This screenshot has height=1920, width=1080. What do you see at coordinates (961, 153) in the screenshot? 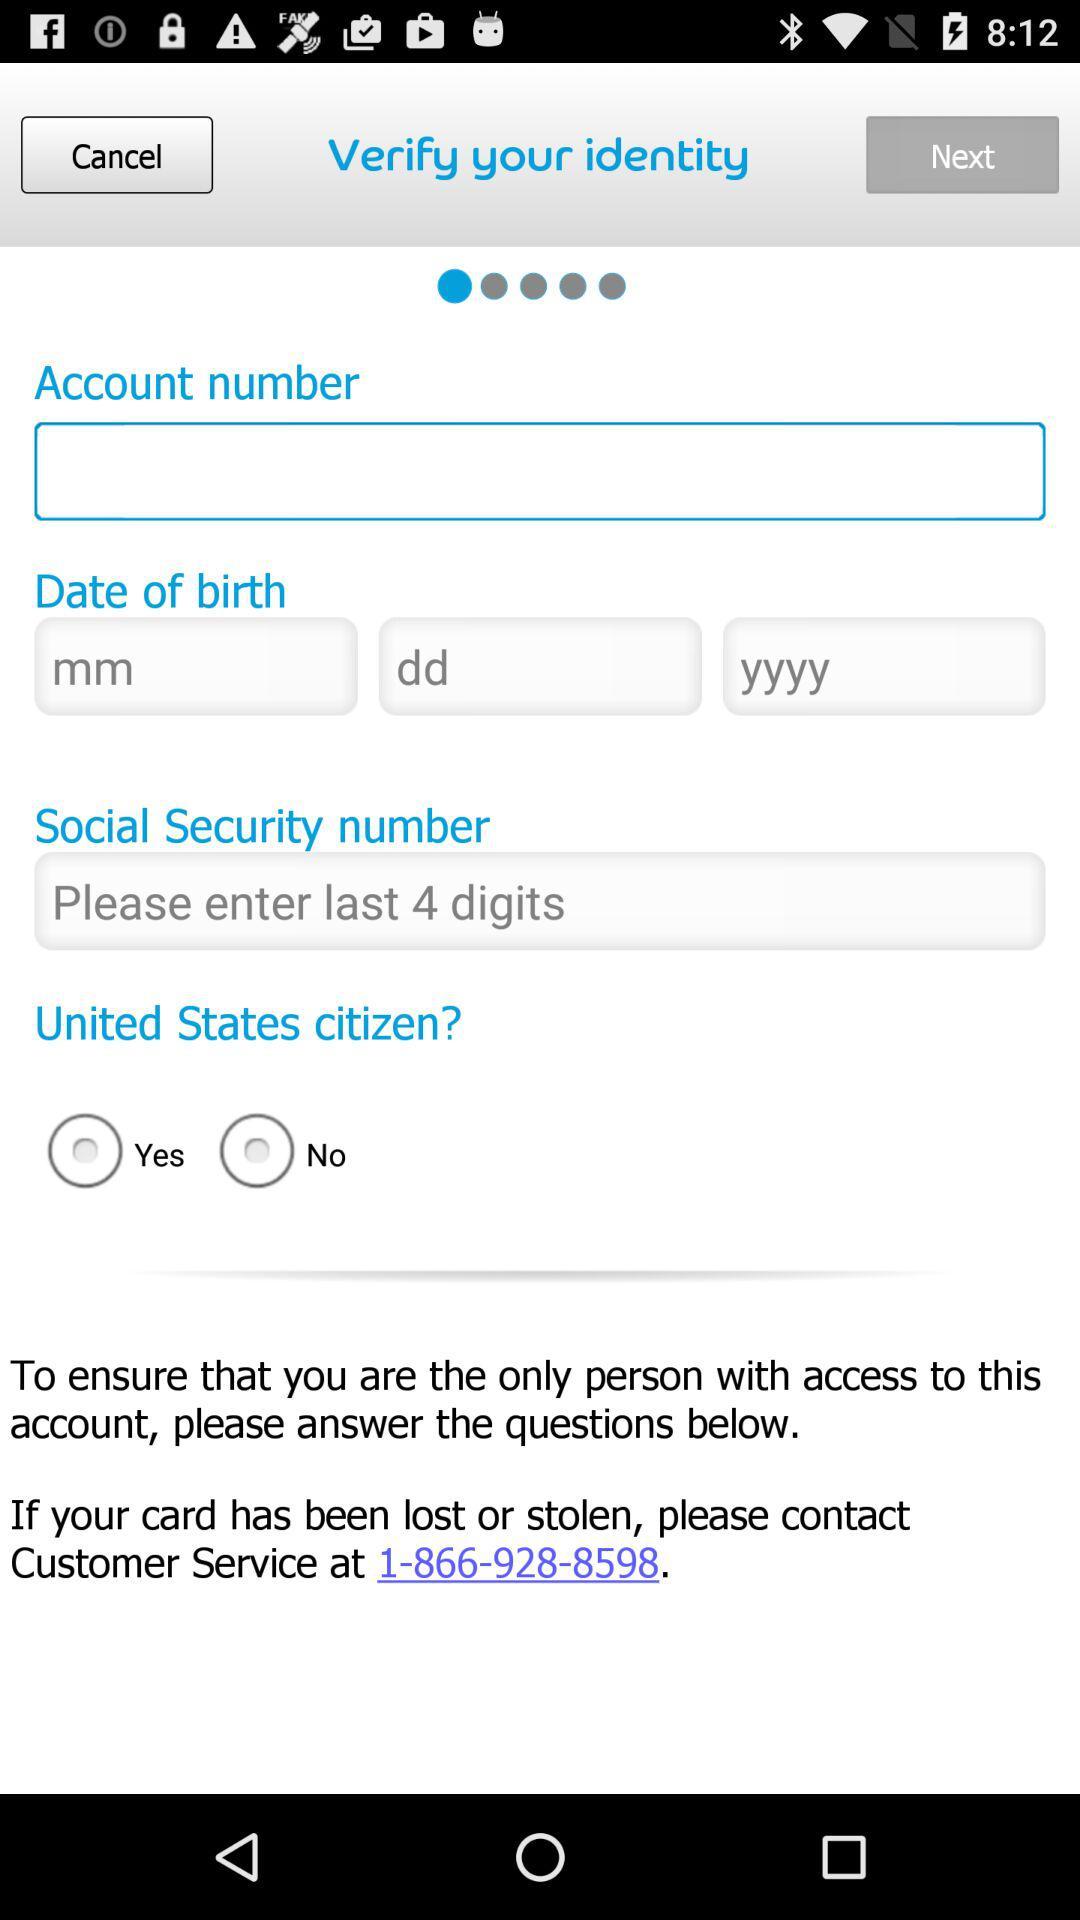
I see `the item next to verify your identity` at bounding box center [961, 153].